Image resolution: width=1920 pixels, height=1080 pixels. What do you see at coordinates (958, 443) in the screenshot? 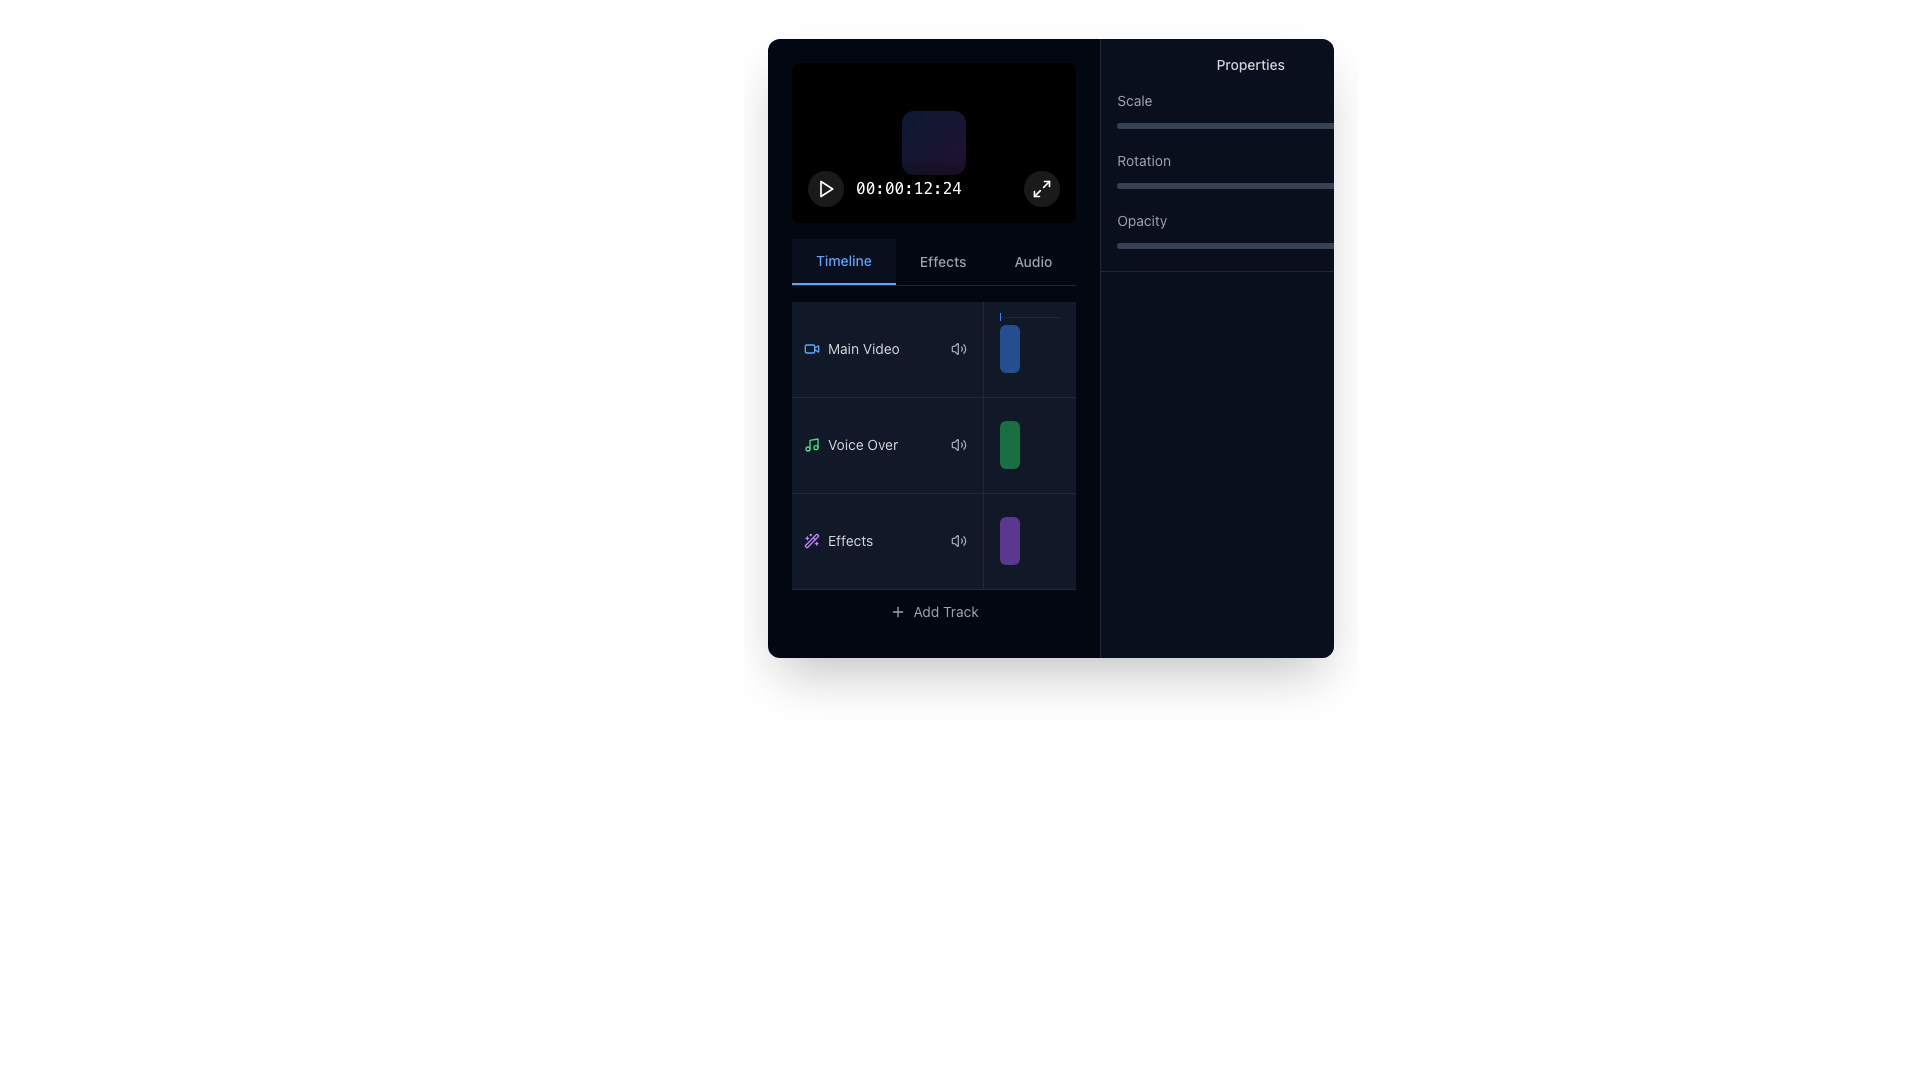
I see `the audio volume button, which is an icon styled with a rounded background and features a speaker with sound waves, located to the right of the 'Voice Over' text` at bounding box center [958, 443].